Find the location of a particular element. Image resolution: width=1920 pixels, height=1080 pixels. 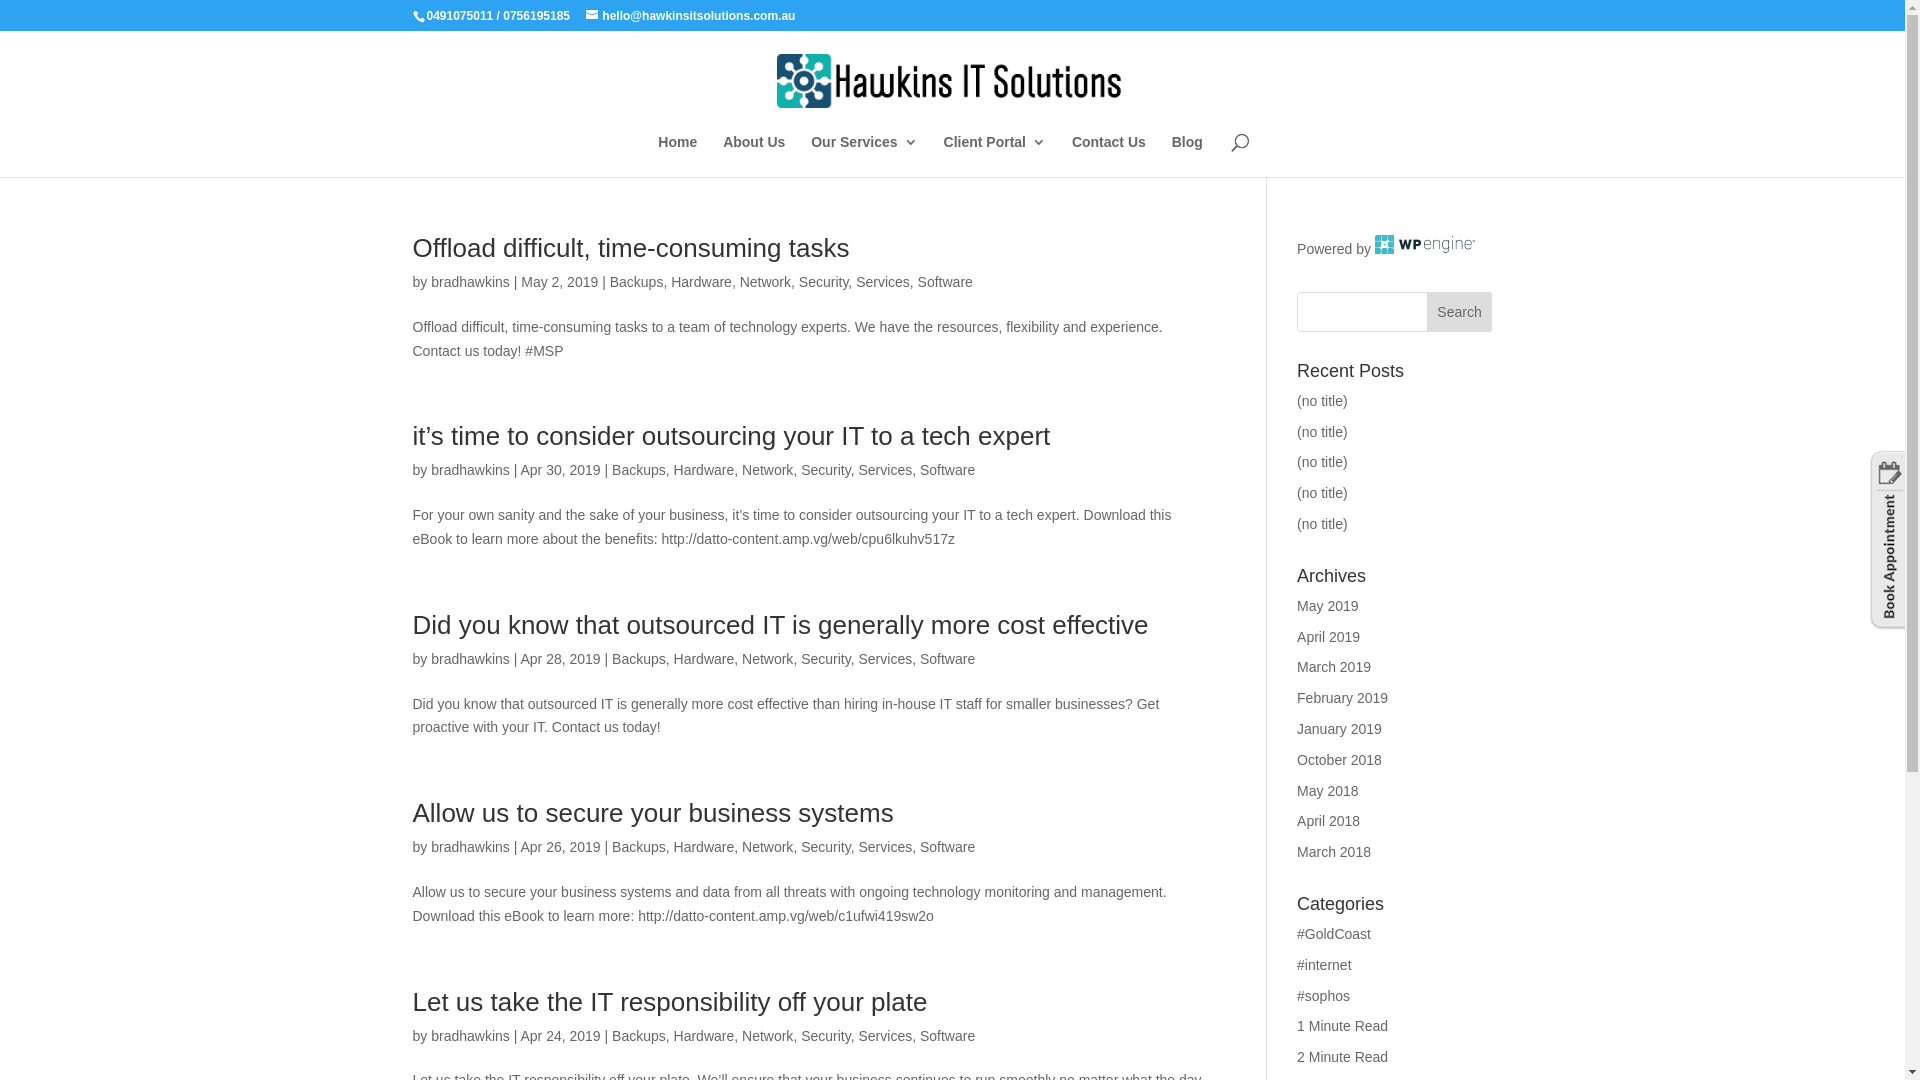

'Our Services' is located at coordinates (864, 154).